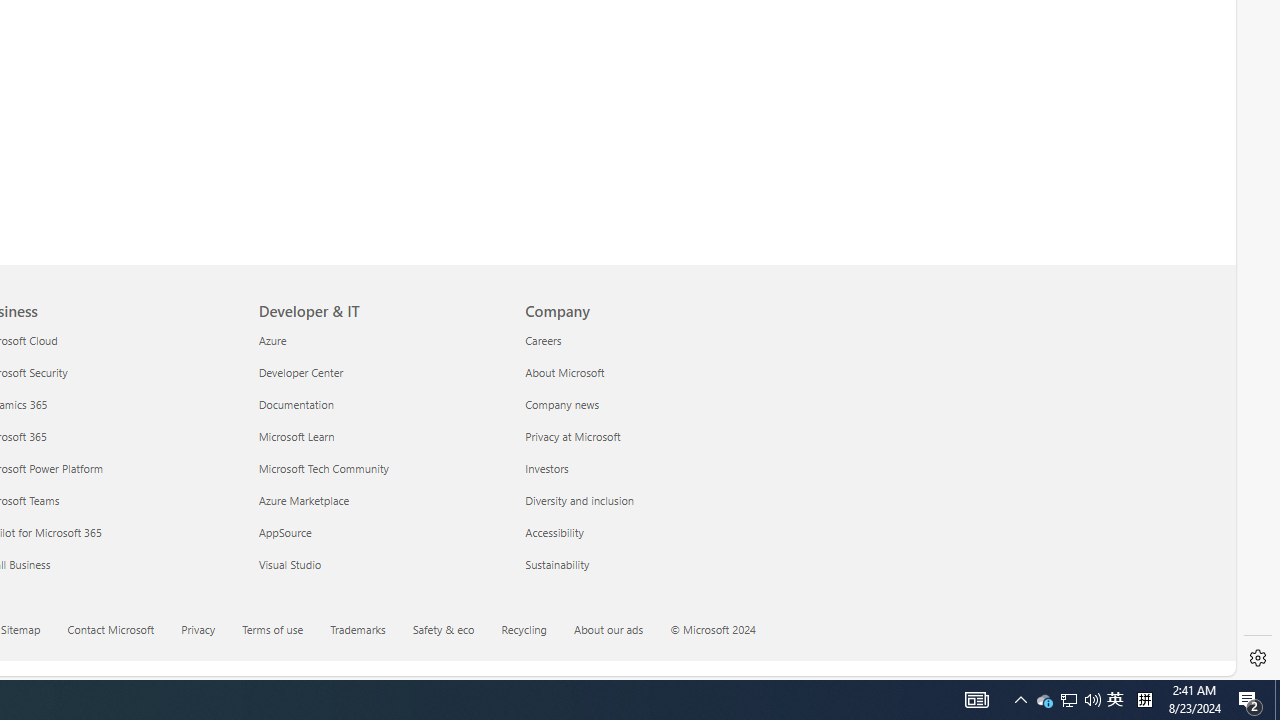  I want to click on 'About Microsoft Company', so click(564, 372).